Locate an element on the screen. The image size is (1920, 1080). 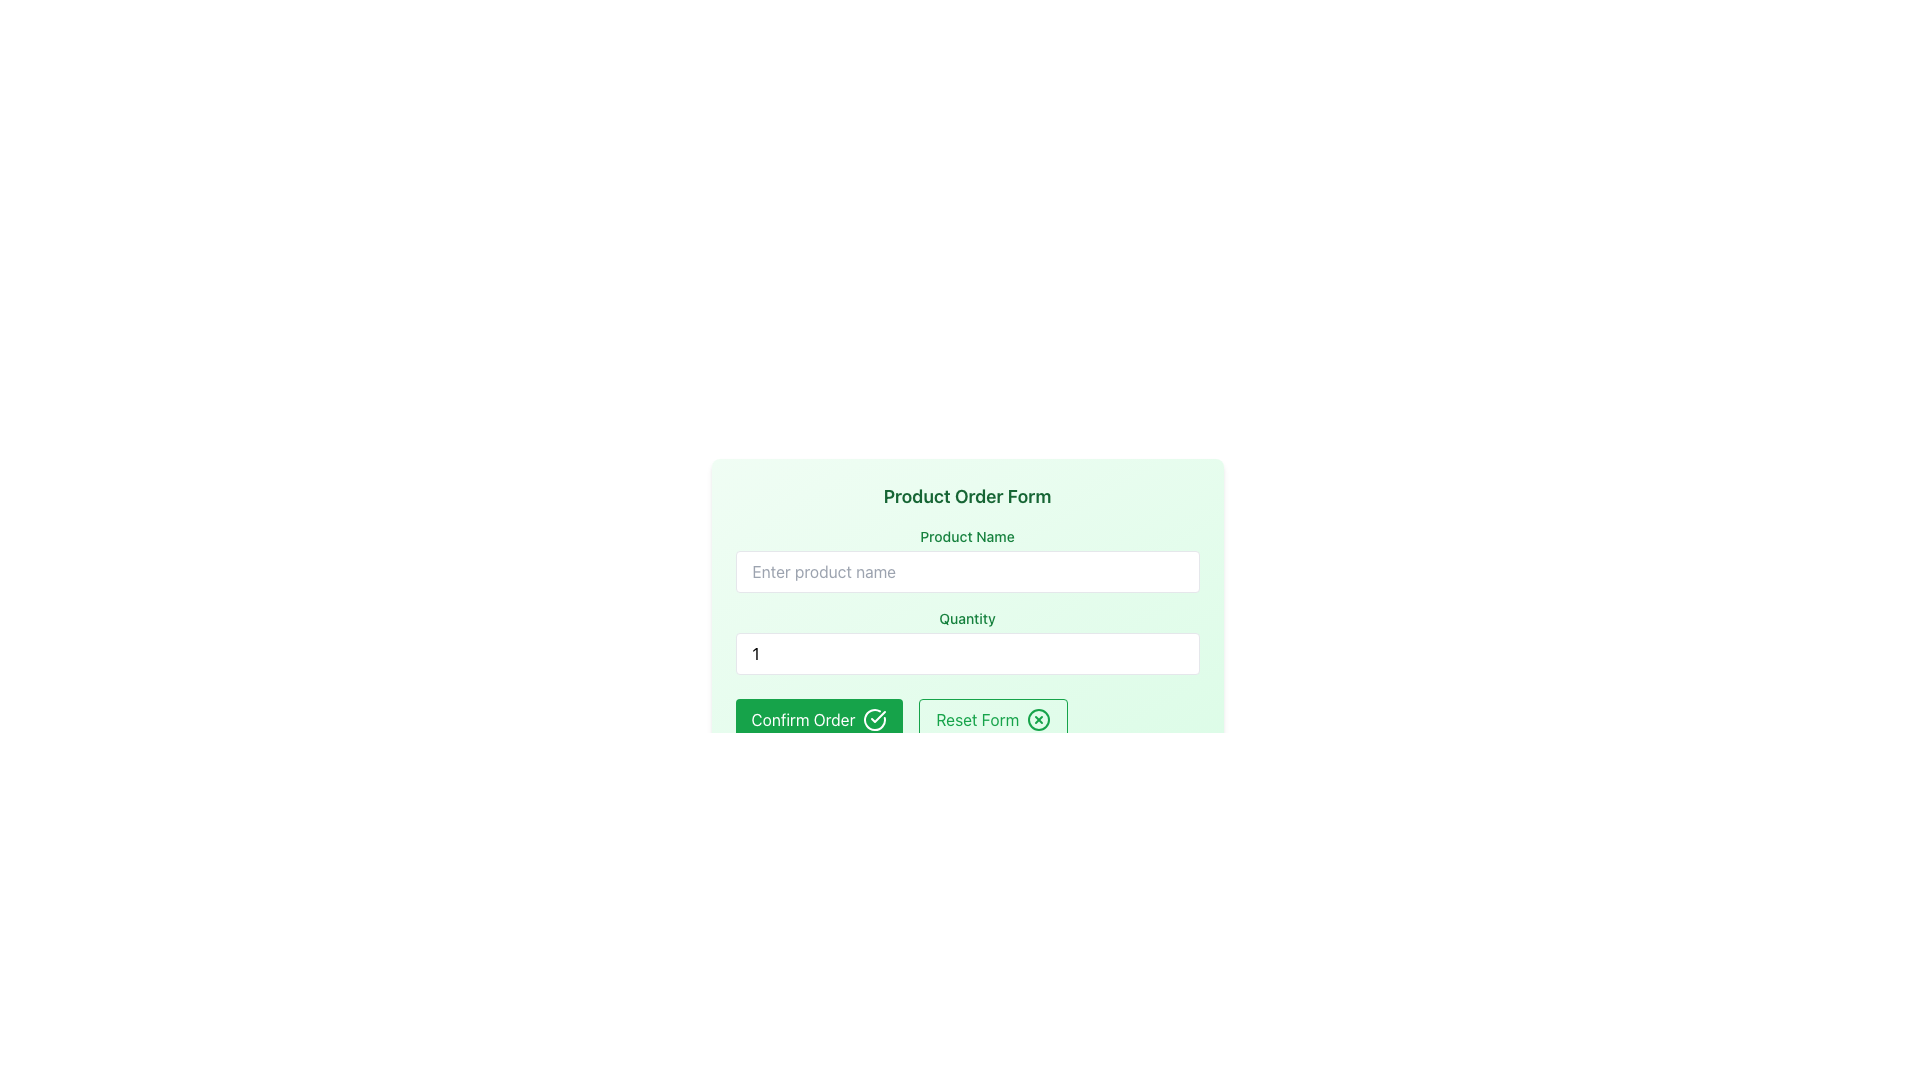
the reset button in the 'Product Order Form' is located at coordinates (993, 720).